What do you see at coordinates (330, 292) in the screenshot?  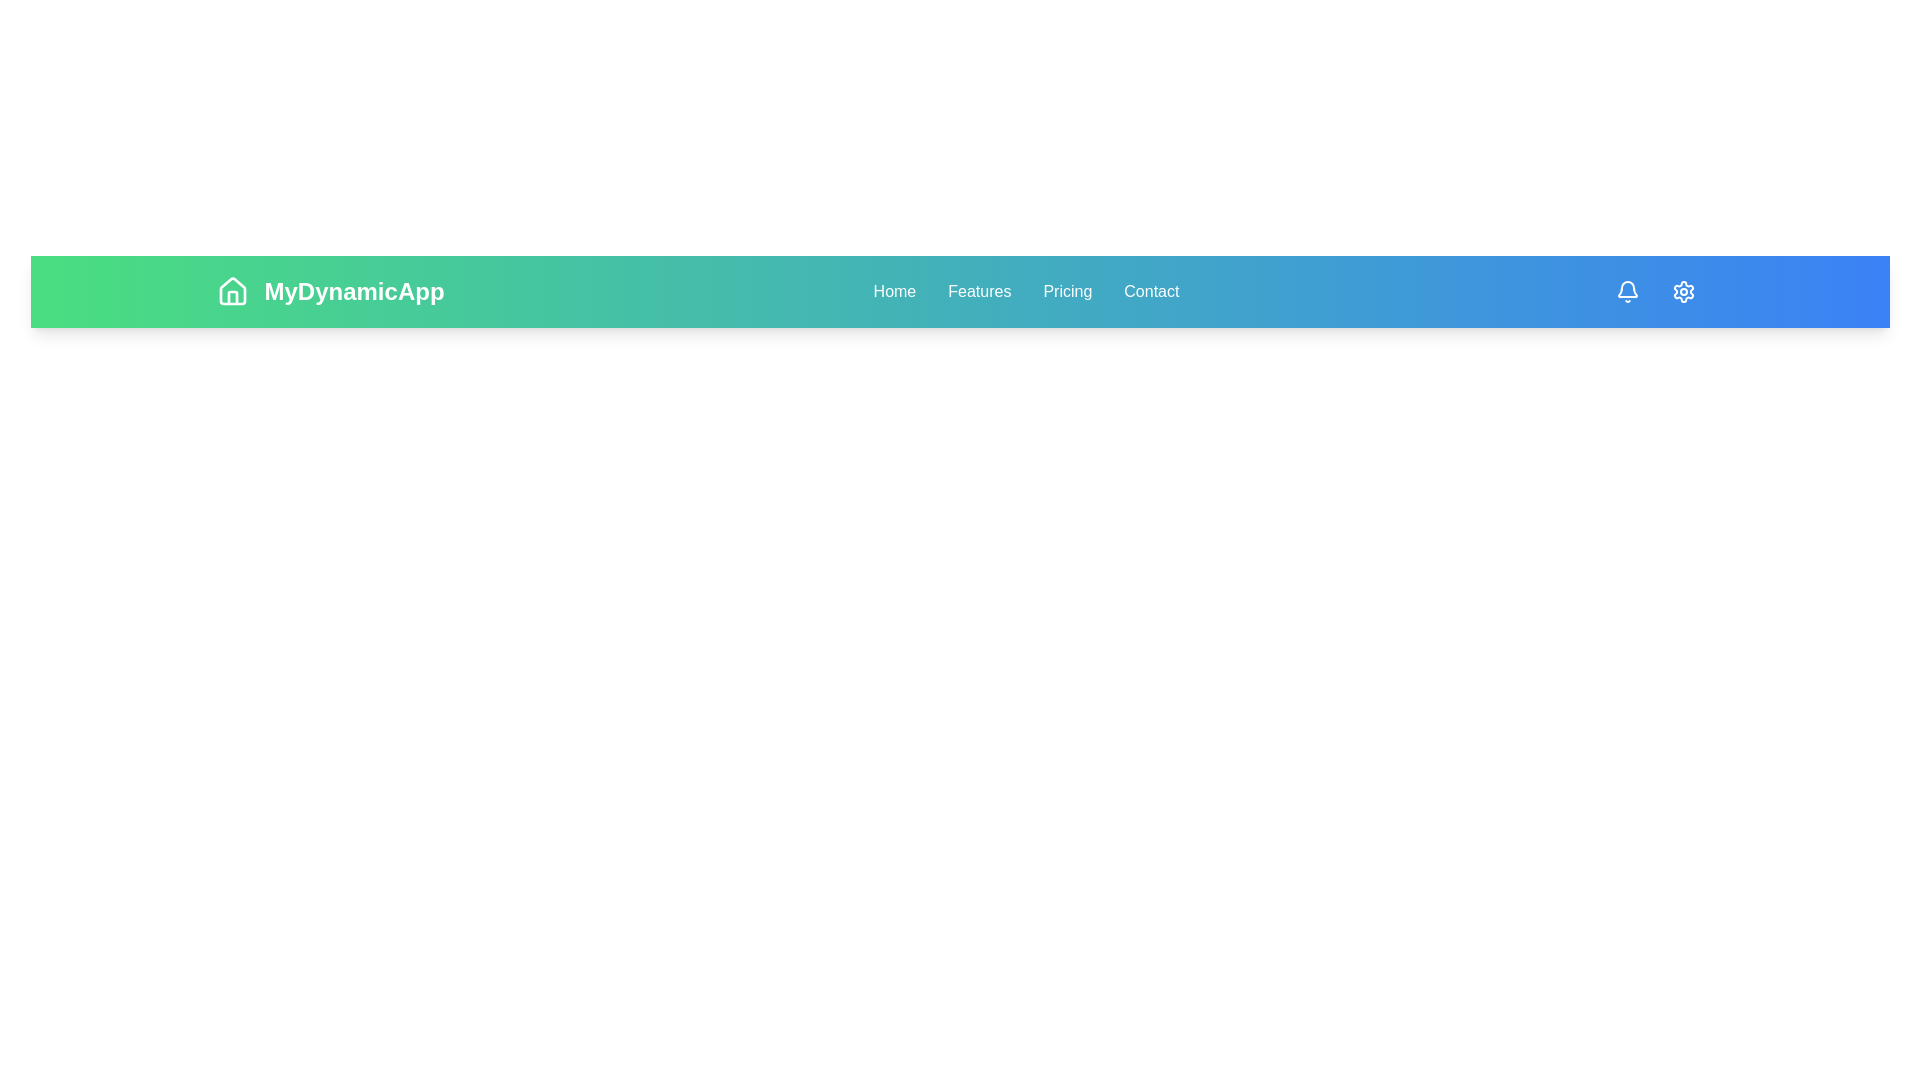 I see `the text 'MyDynamicApp' to highlight it` at bounding box center [330, 292].